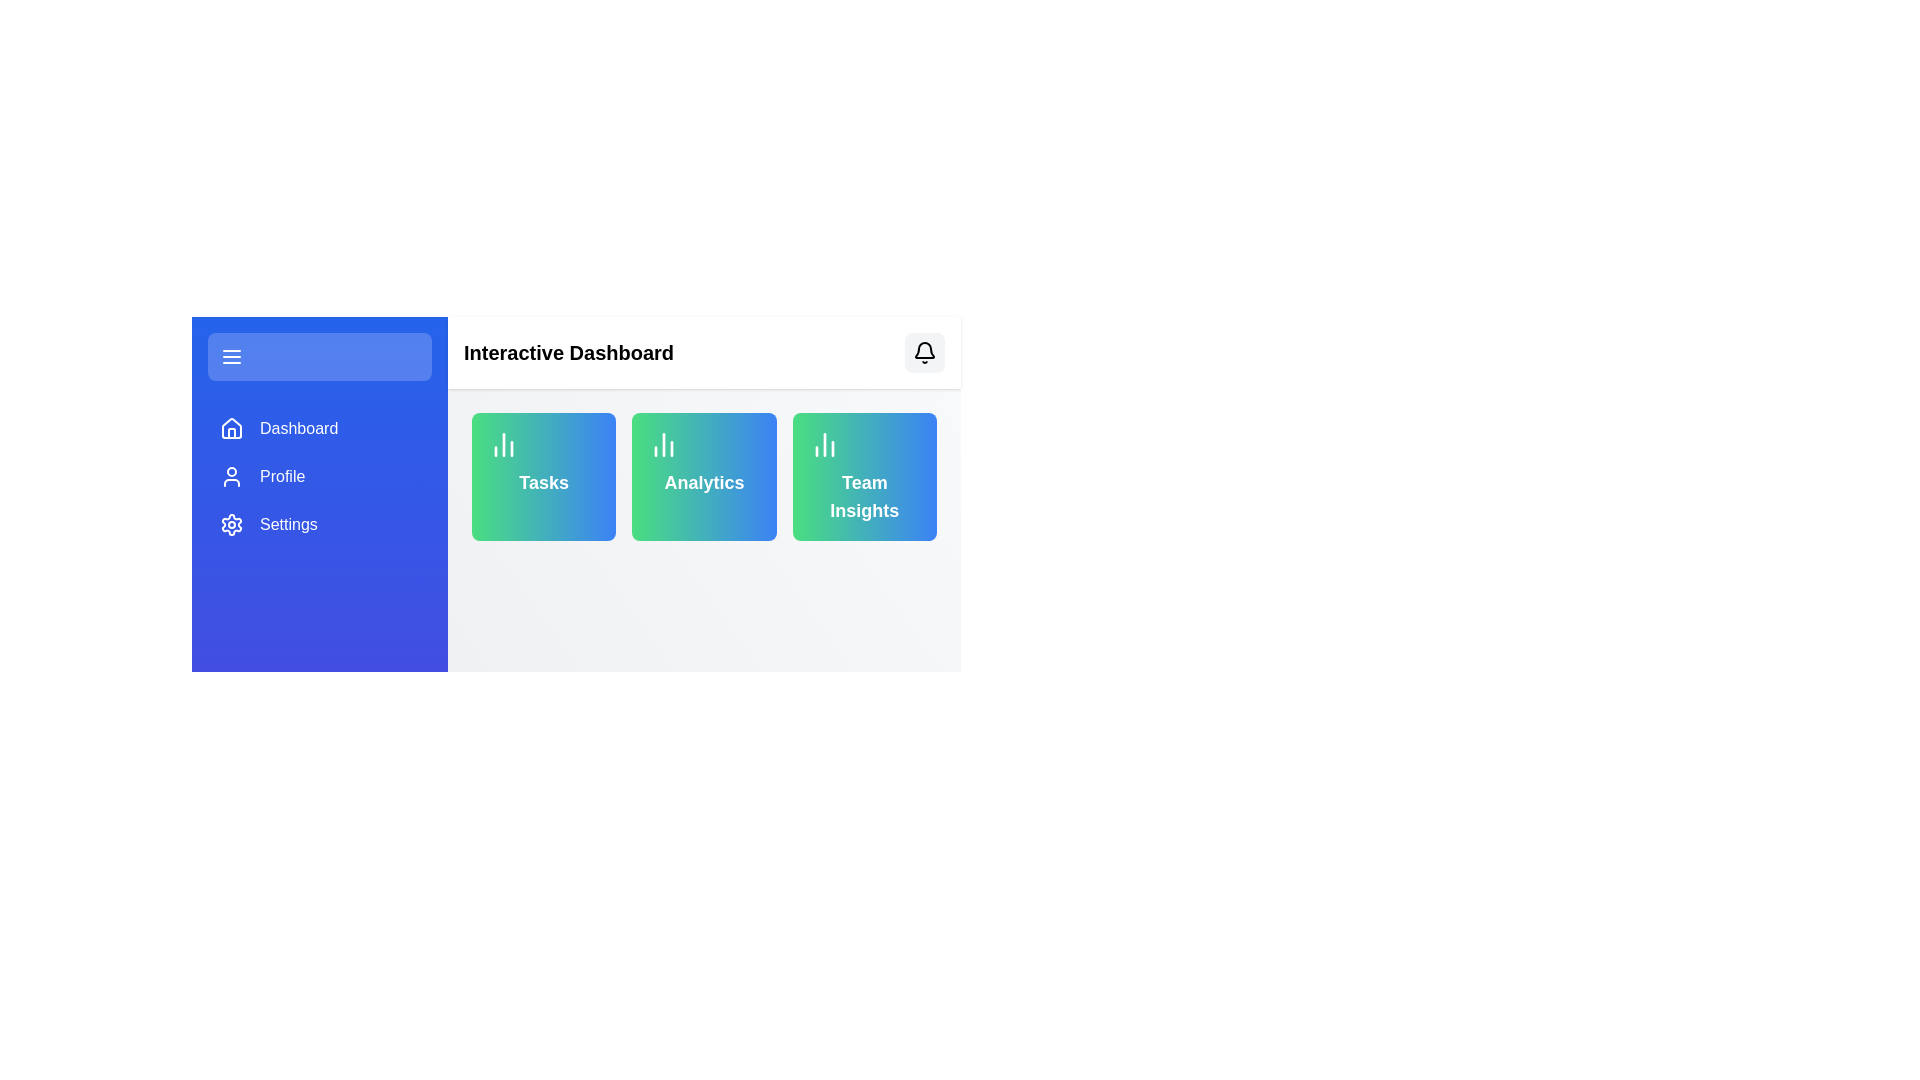  I want to click on the navigational button located in the left sidebar, directly under the hamburger menu icon, so click(320, 427).